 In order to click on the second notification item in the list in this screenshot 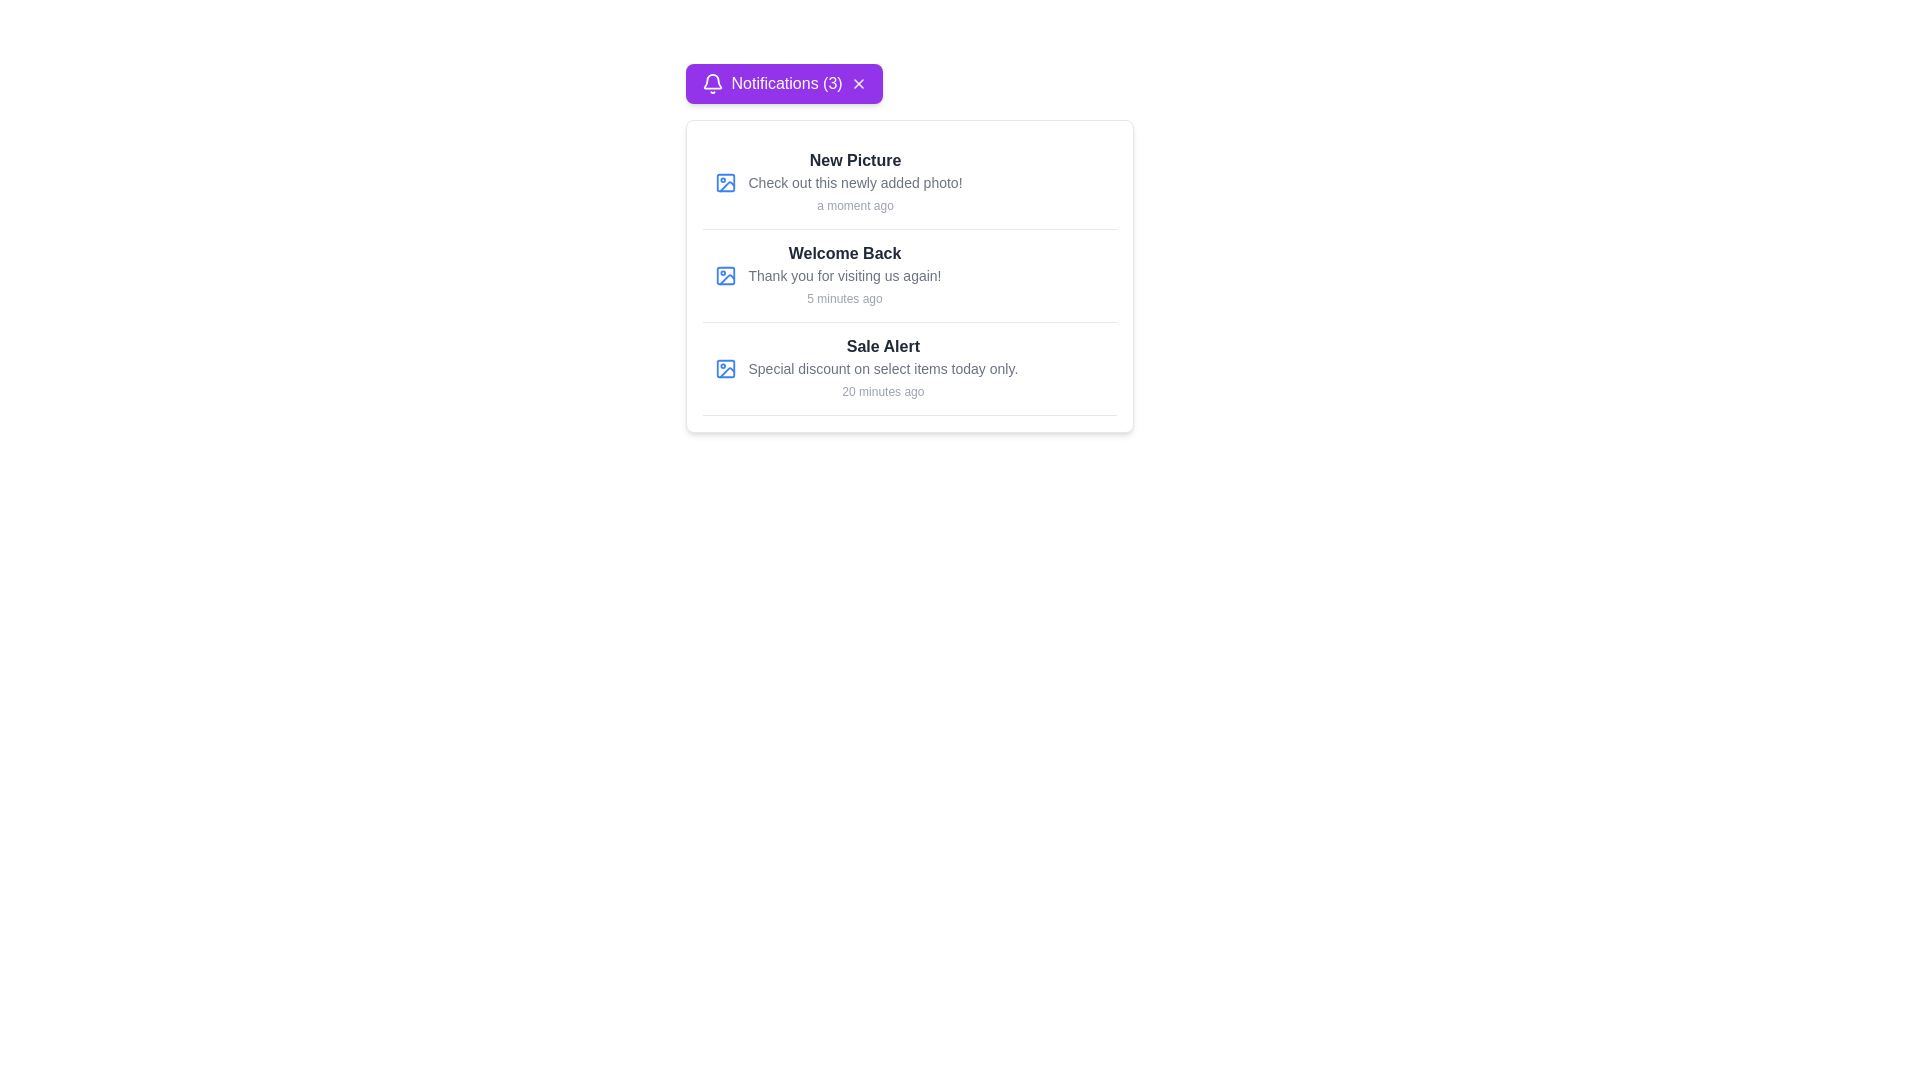, I will do `click(908, 276)`.